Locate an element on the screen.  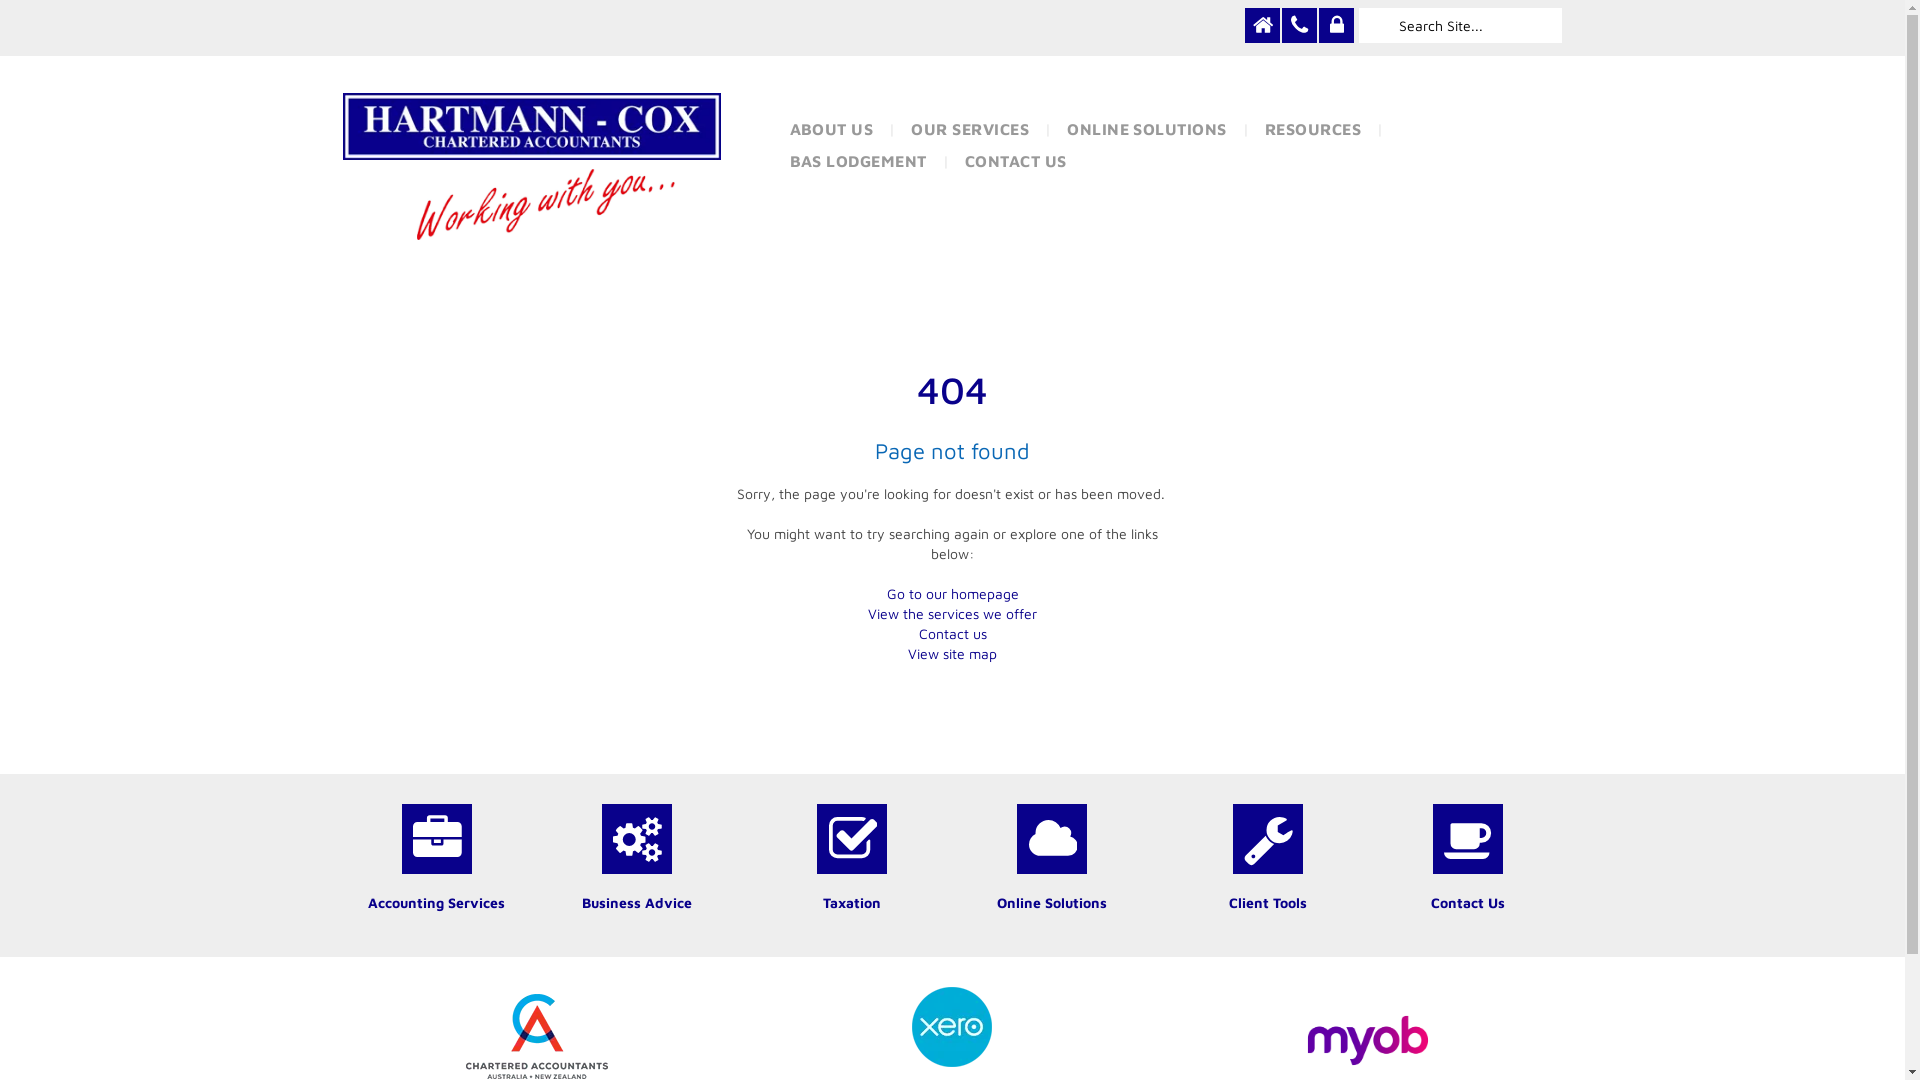
'BAS LODGEMENT' is located at coordinates (857, 160).